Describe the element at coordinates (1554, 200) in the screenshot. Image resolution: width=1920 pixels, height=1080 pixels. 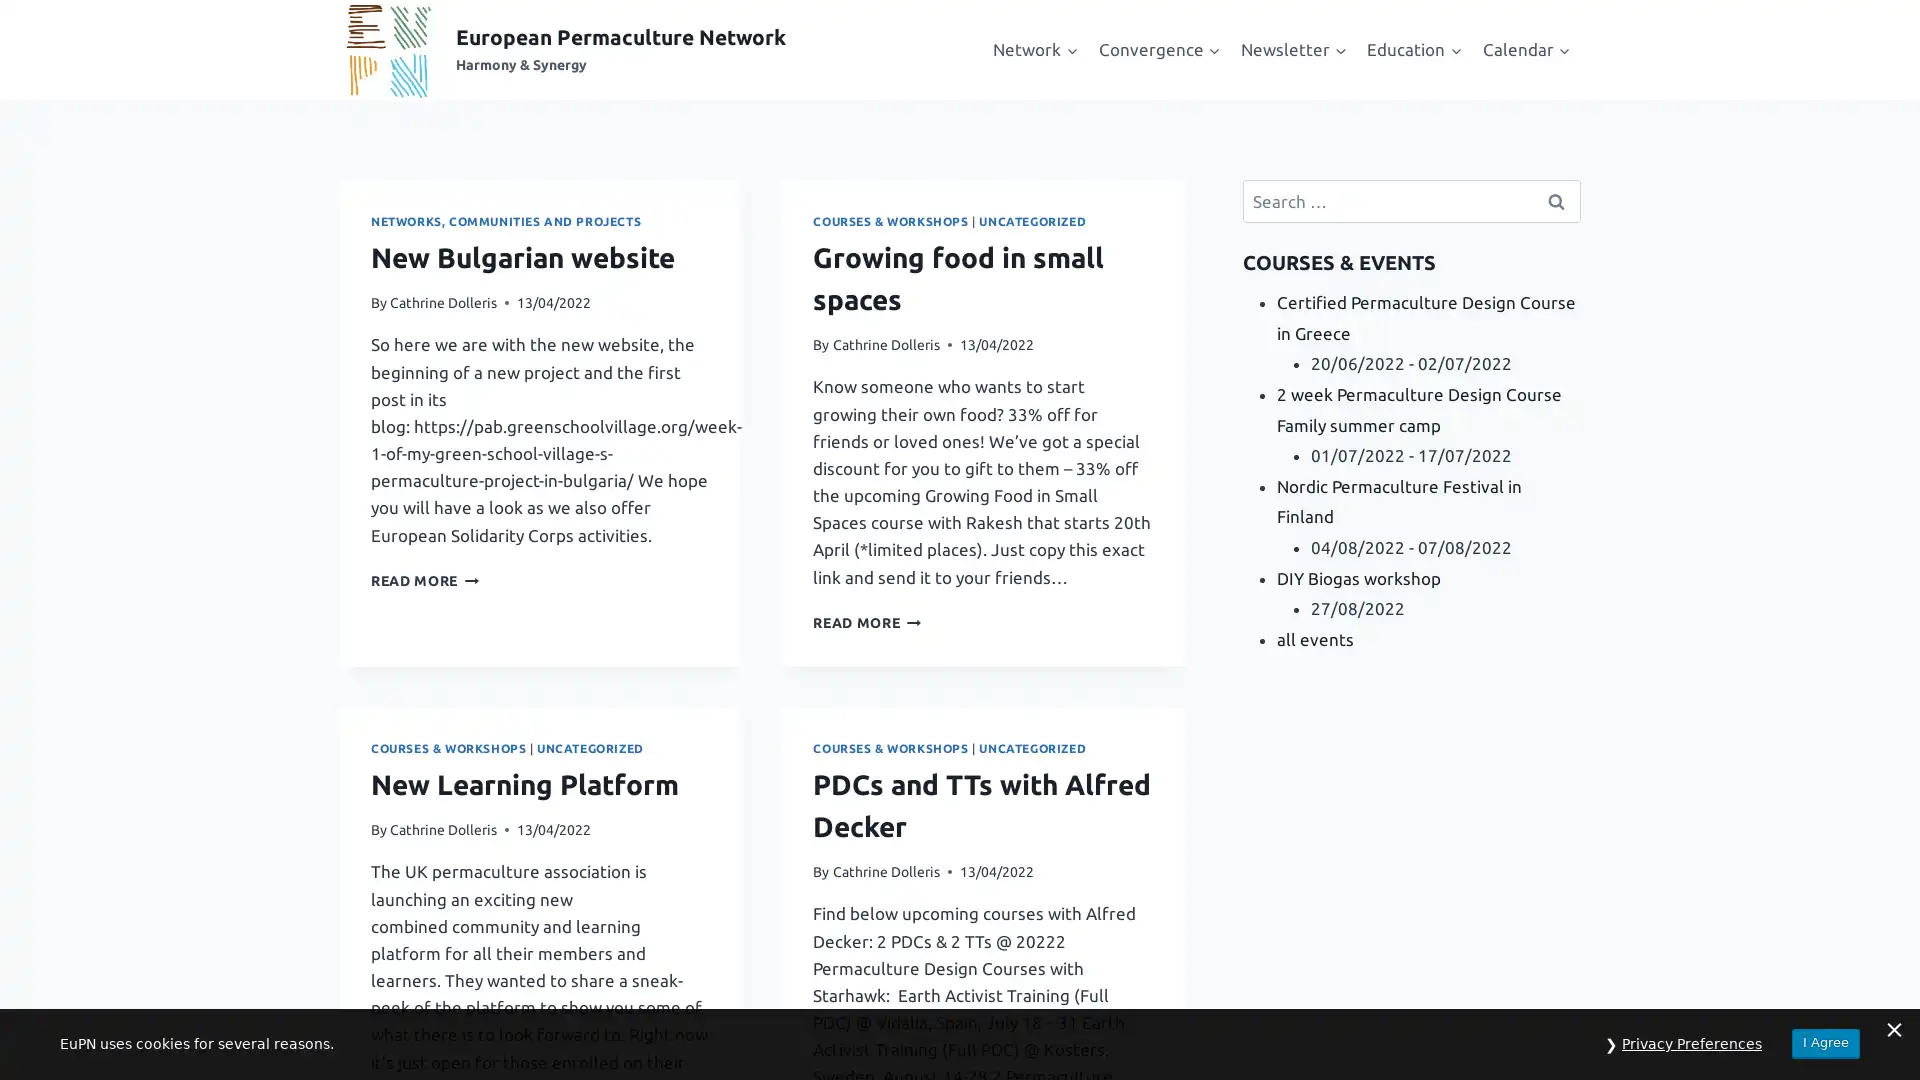
I see `Search` at that location.